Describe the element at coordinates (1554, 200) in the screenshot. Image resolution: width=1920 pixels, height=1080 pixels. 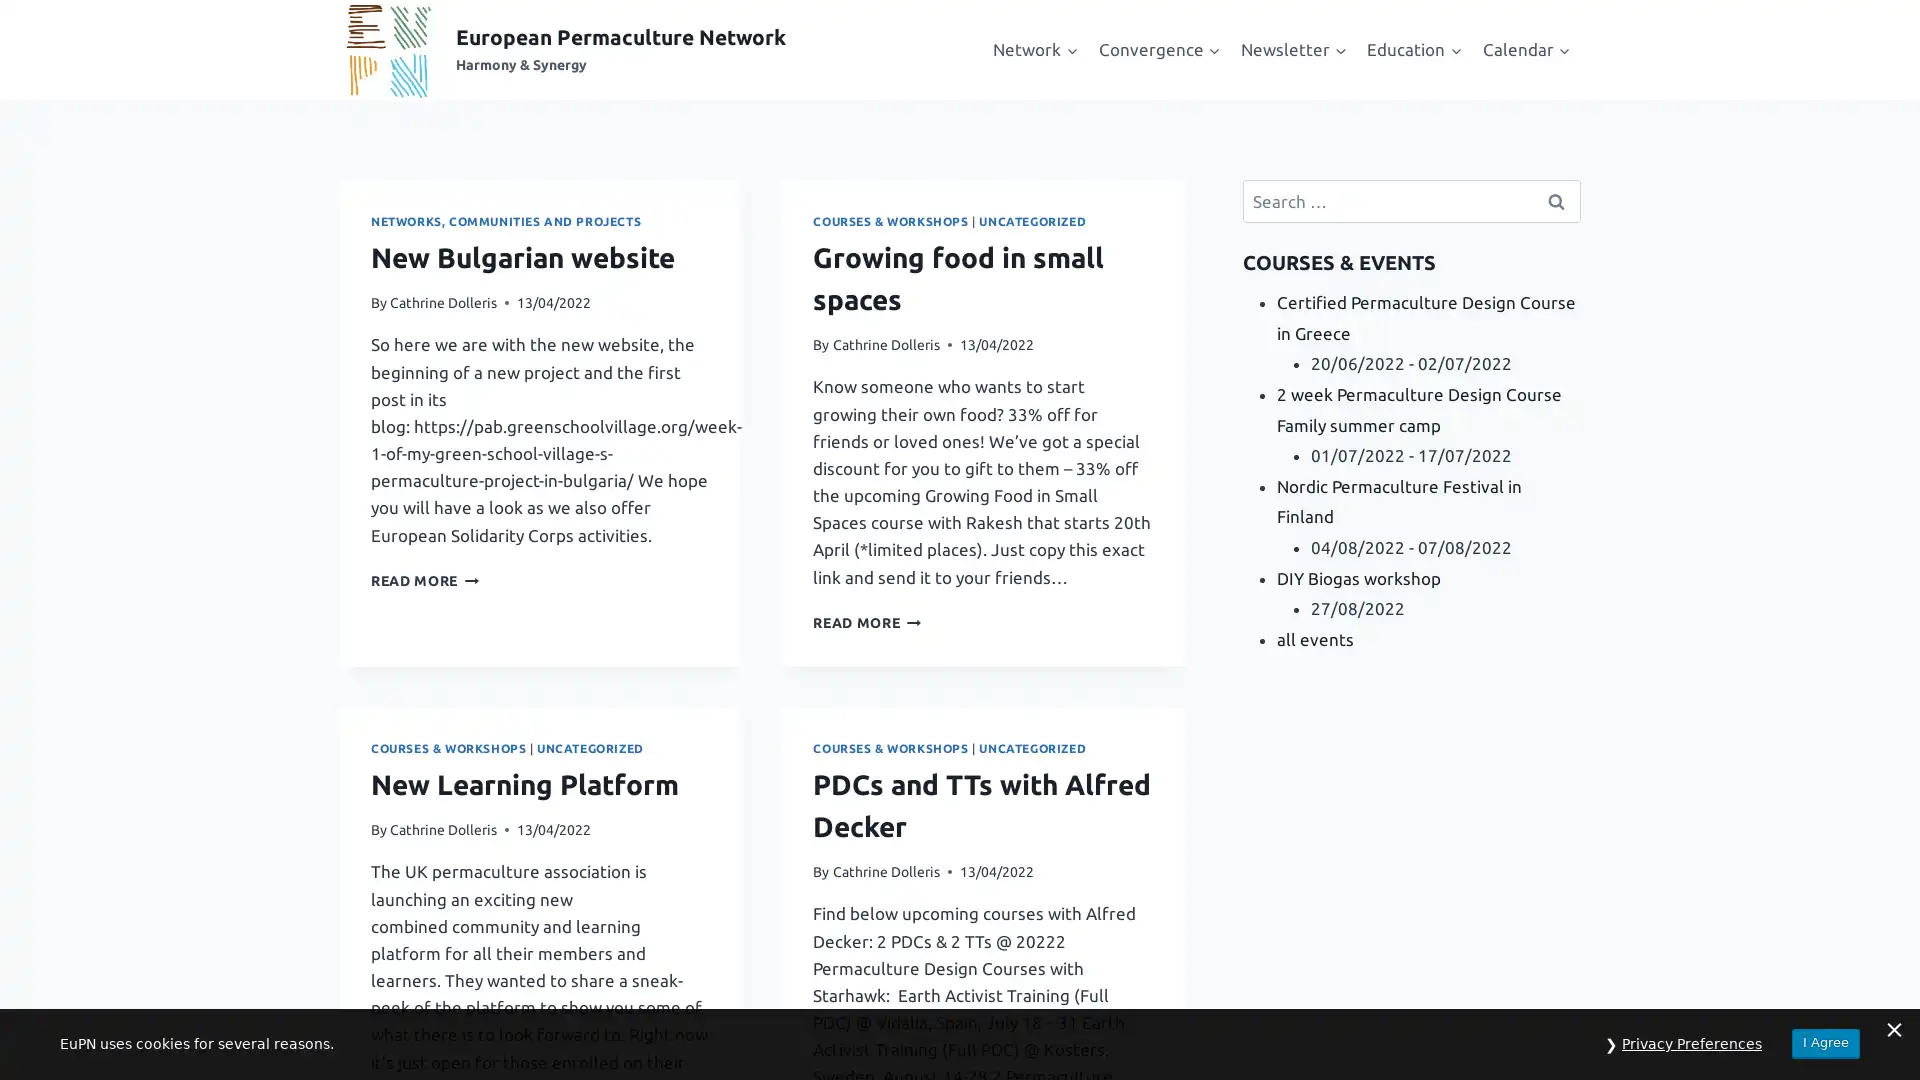
I see `Search` at that location.